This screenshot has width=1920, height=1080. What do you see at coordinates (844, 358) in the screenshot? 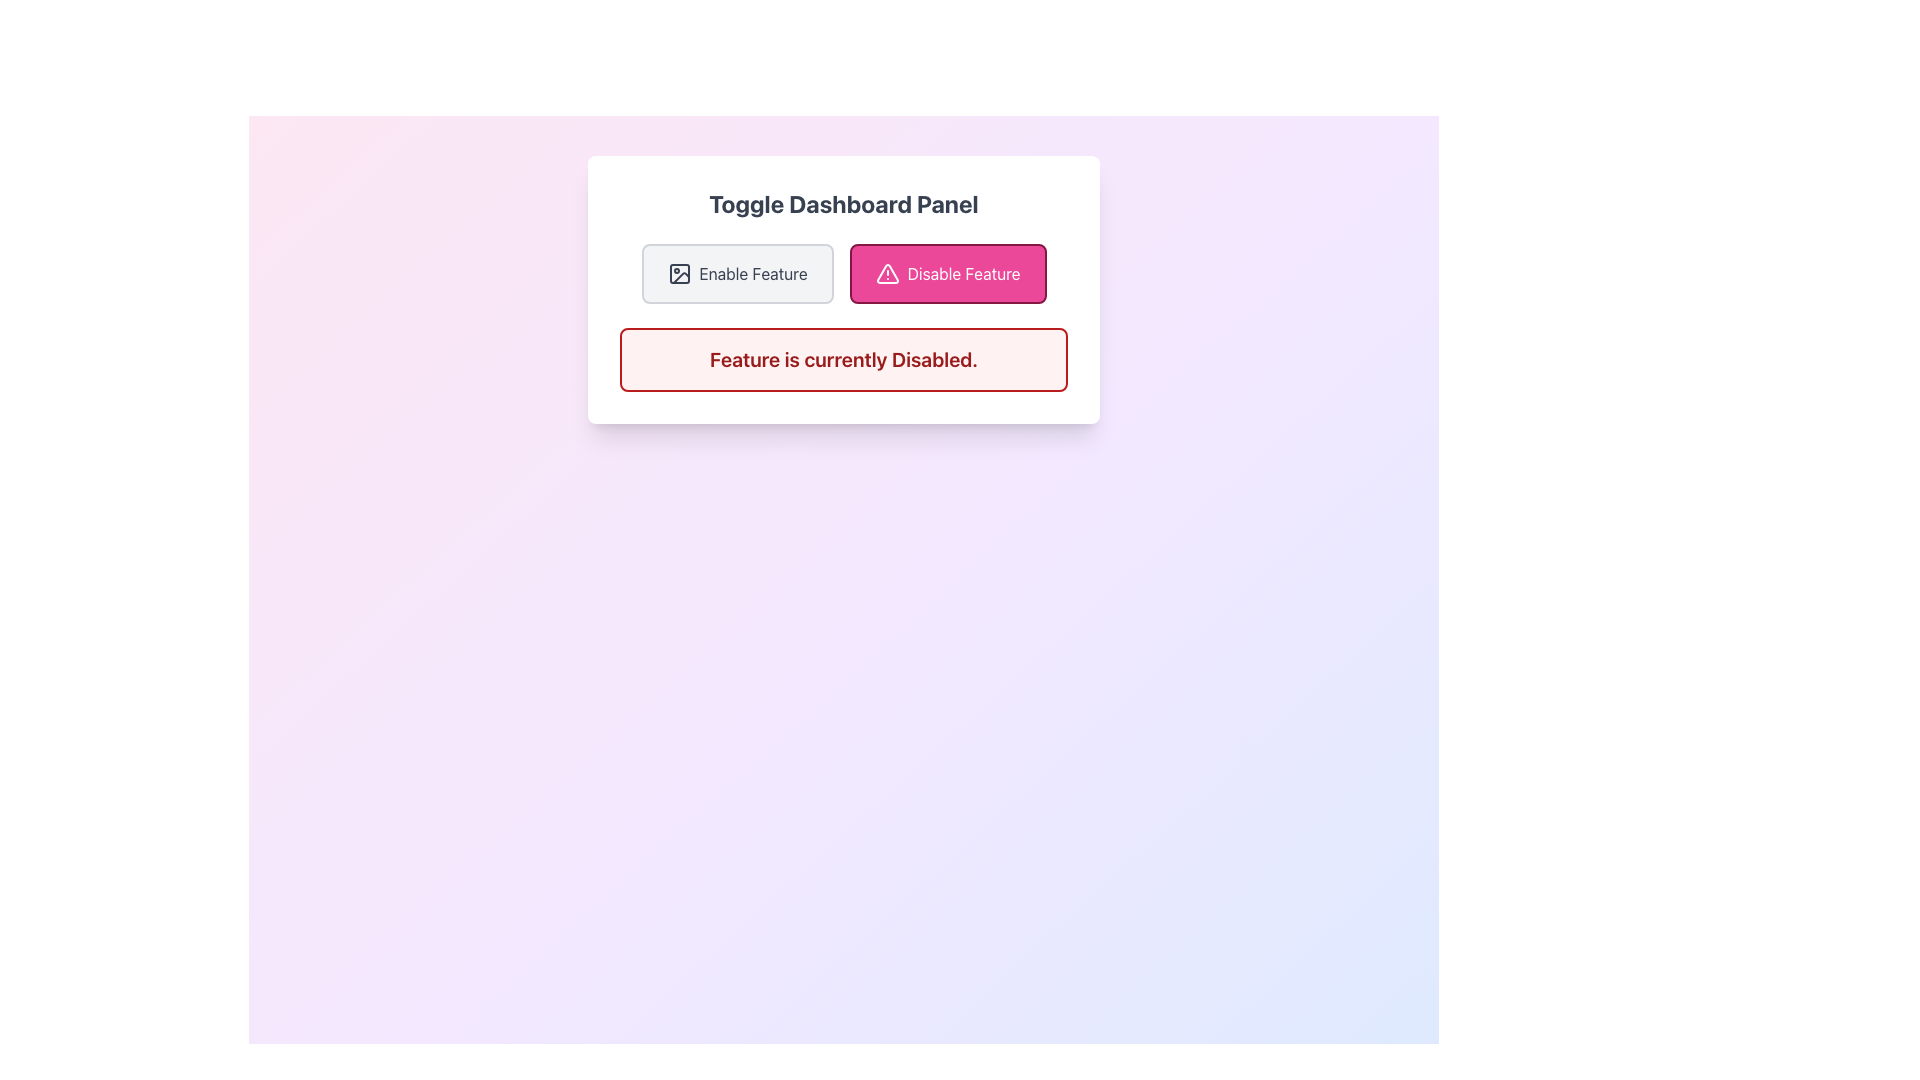
I see `the text label displaying 'Feature is currently Disabled.' which is styled in bold red font, located centrally in a light red panel beneath the 'Disable Feature' button` at bounding box center [844, 358].